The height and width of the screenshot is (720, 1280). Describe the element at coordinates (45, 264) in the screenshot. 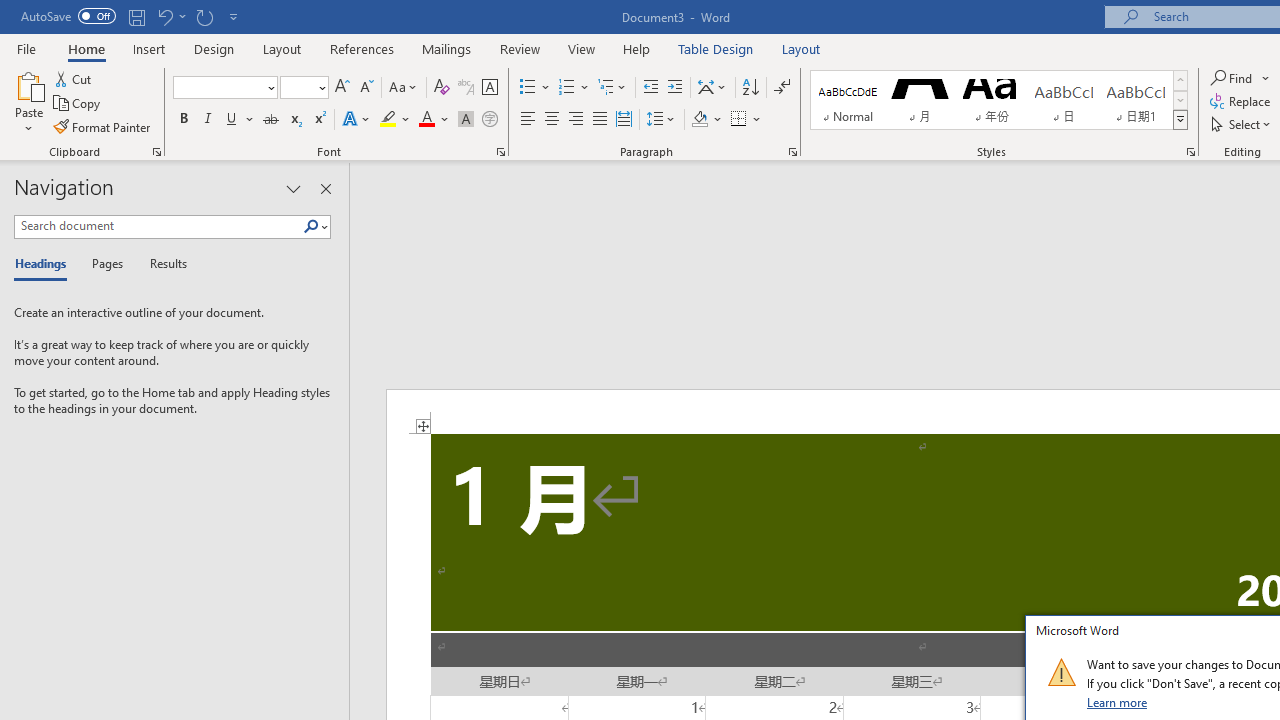

I see `'Headings'` at that location.